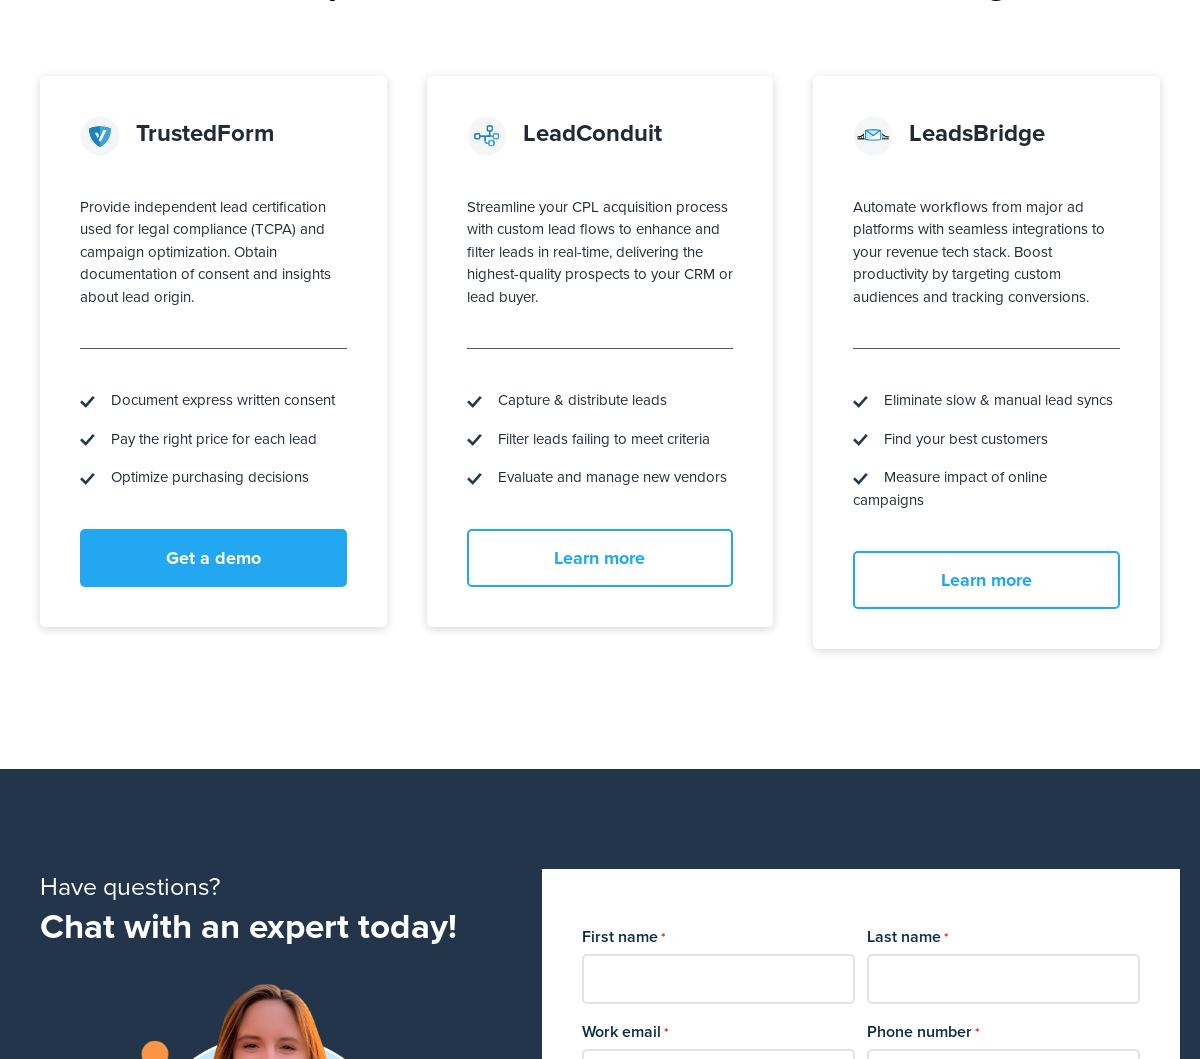 This screenshot has height=1059, width=1200. Describe the element at coordinates (587, 129) in the screenshot. I see `'LeadConduit'` at that location.